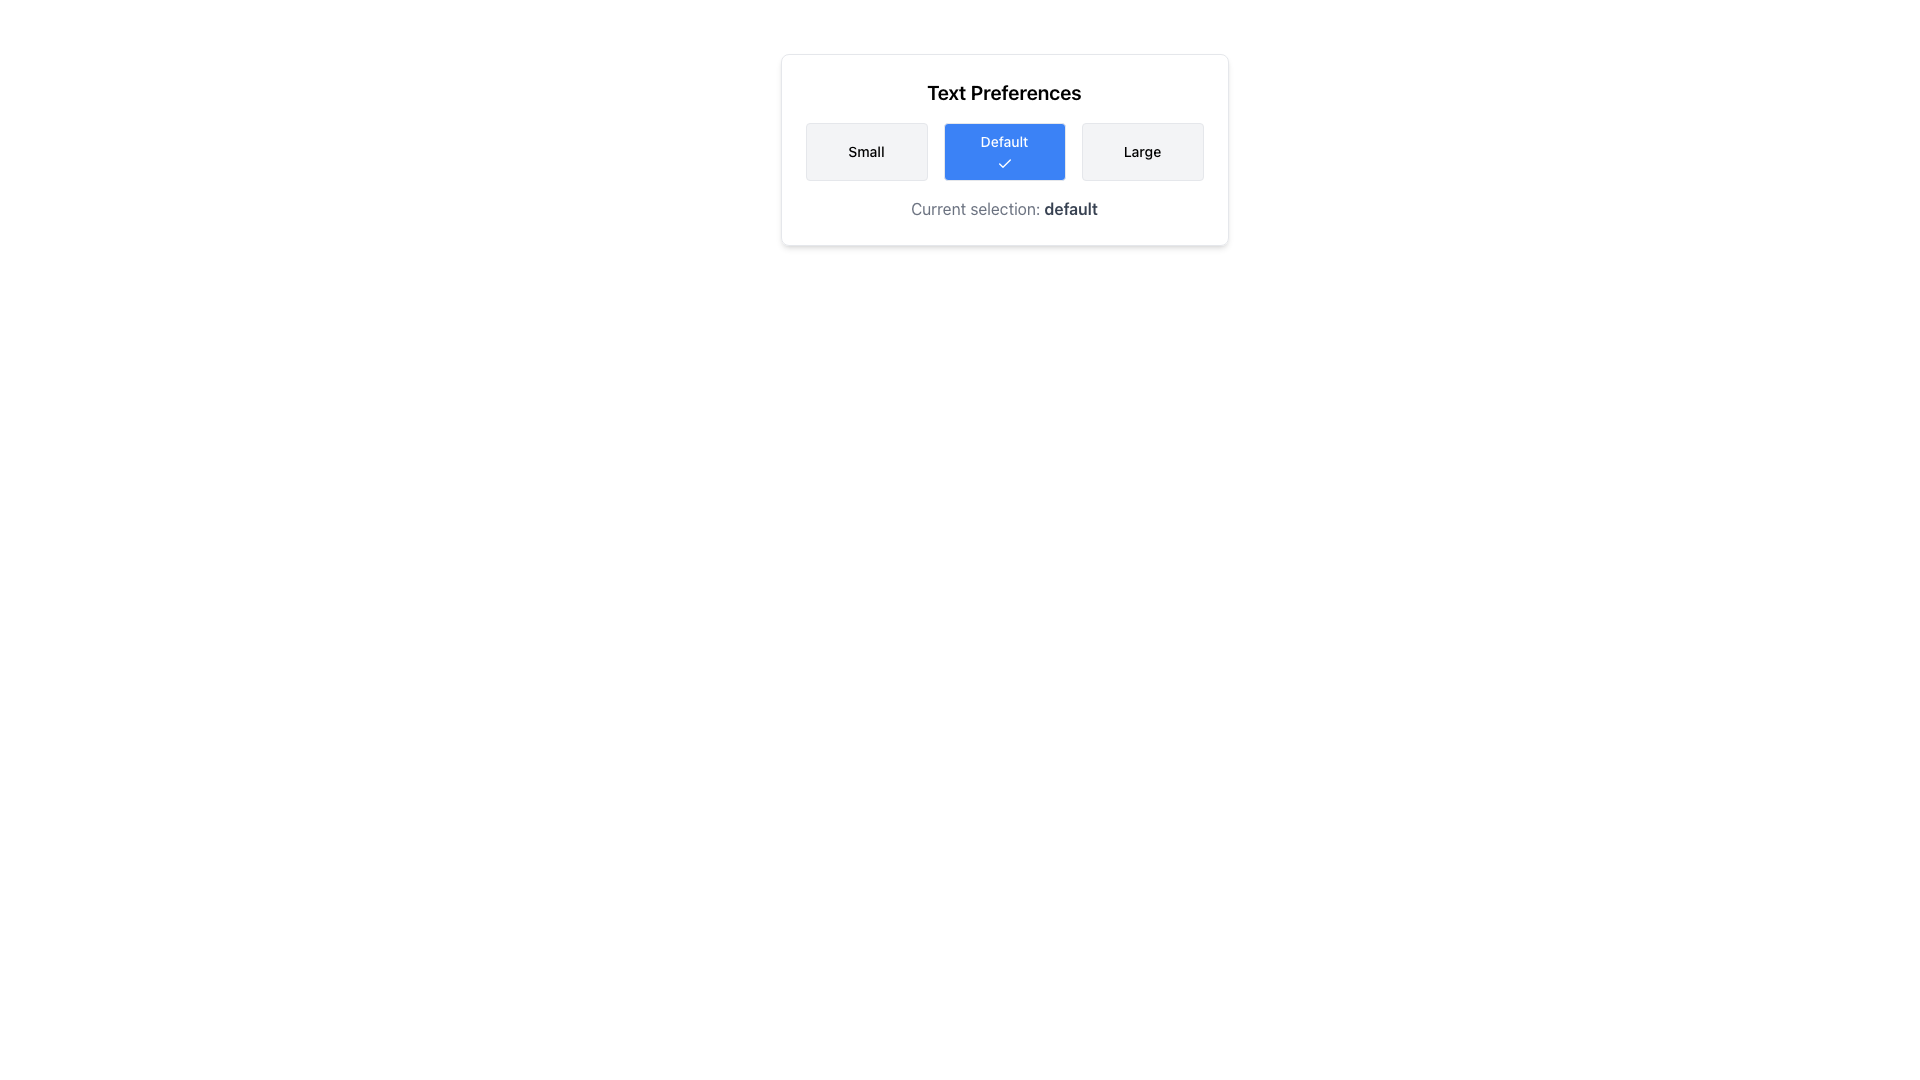 This screenshot has height=1080, width=1920. I want to click on the static text element that indicates the current user-selected preference, which reads 'Current selection: default', positioned centrally beneath the 'Default' label in the text size settings, so click(1070, 208).